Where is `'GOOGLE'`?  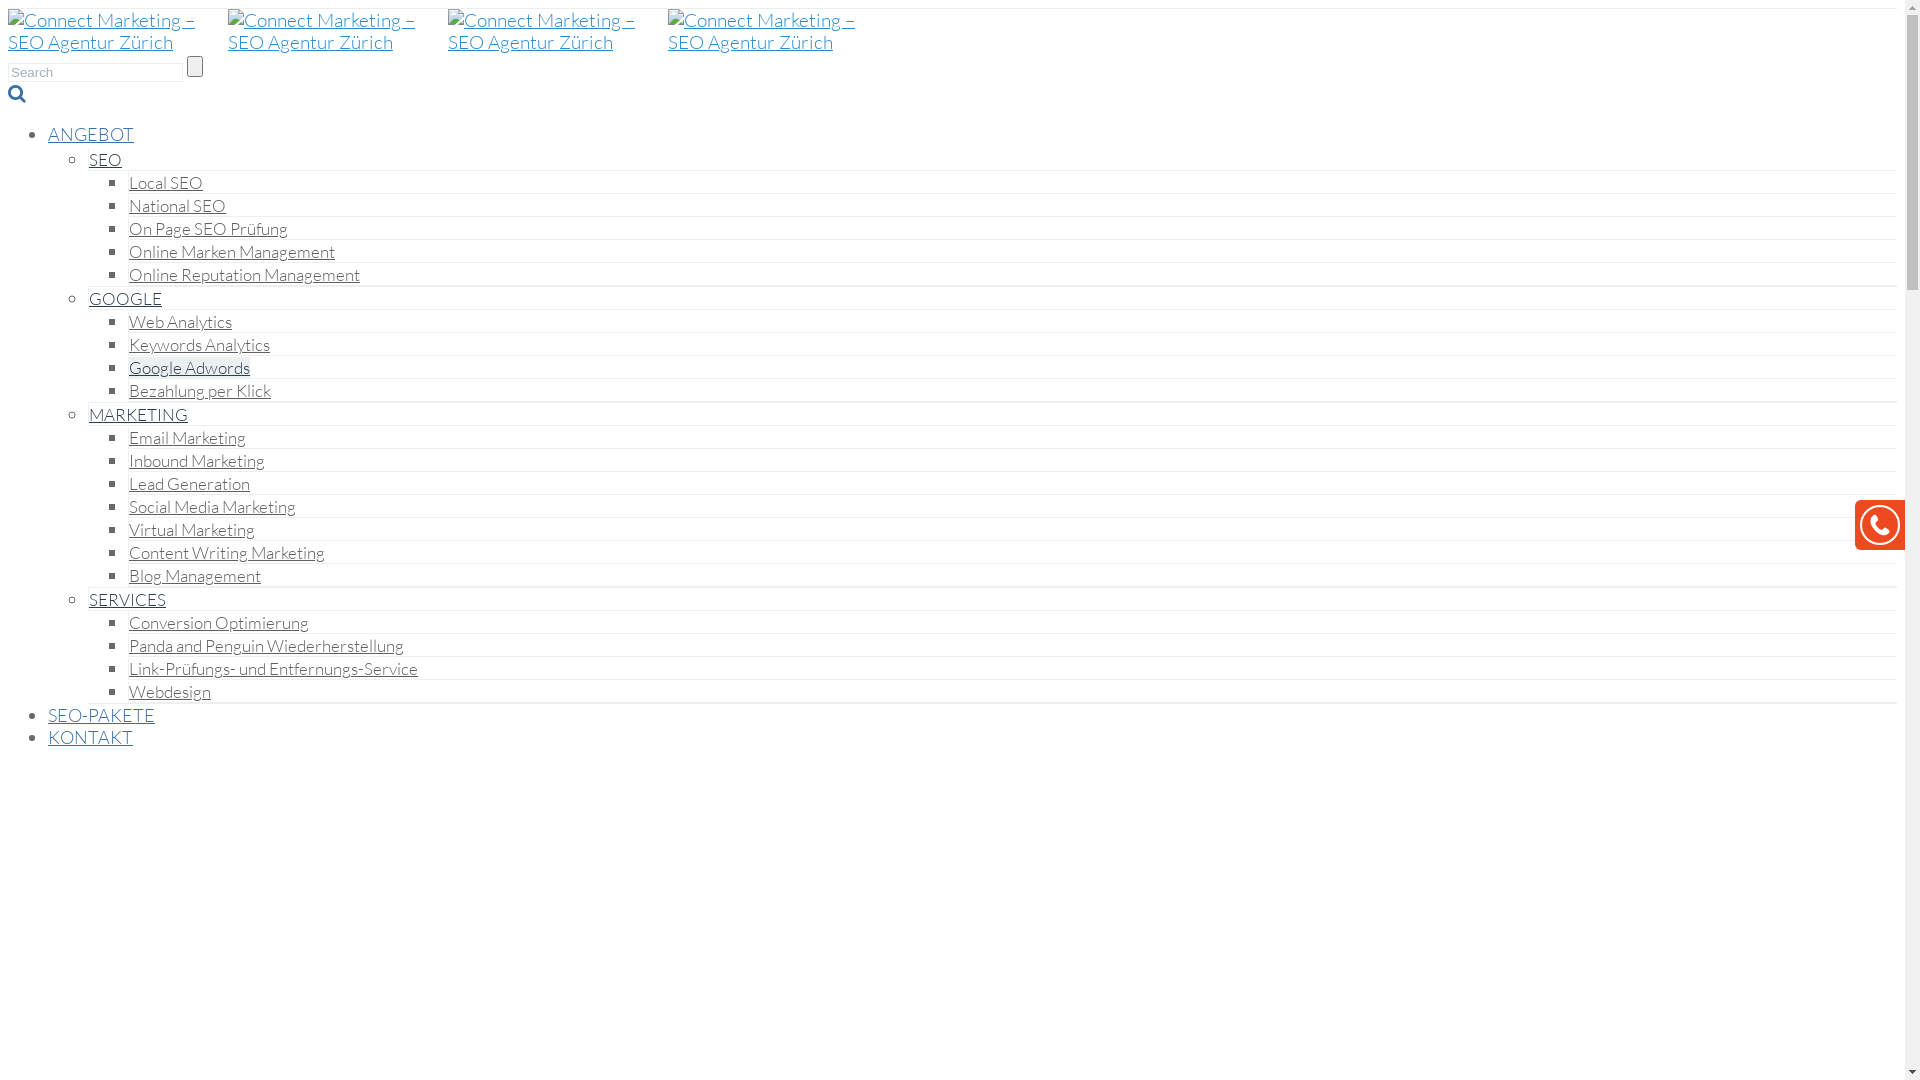 'GOOGLE' is located at coordinates (123, 298).